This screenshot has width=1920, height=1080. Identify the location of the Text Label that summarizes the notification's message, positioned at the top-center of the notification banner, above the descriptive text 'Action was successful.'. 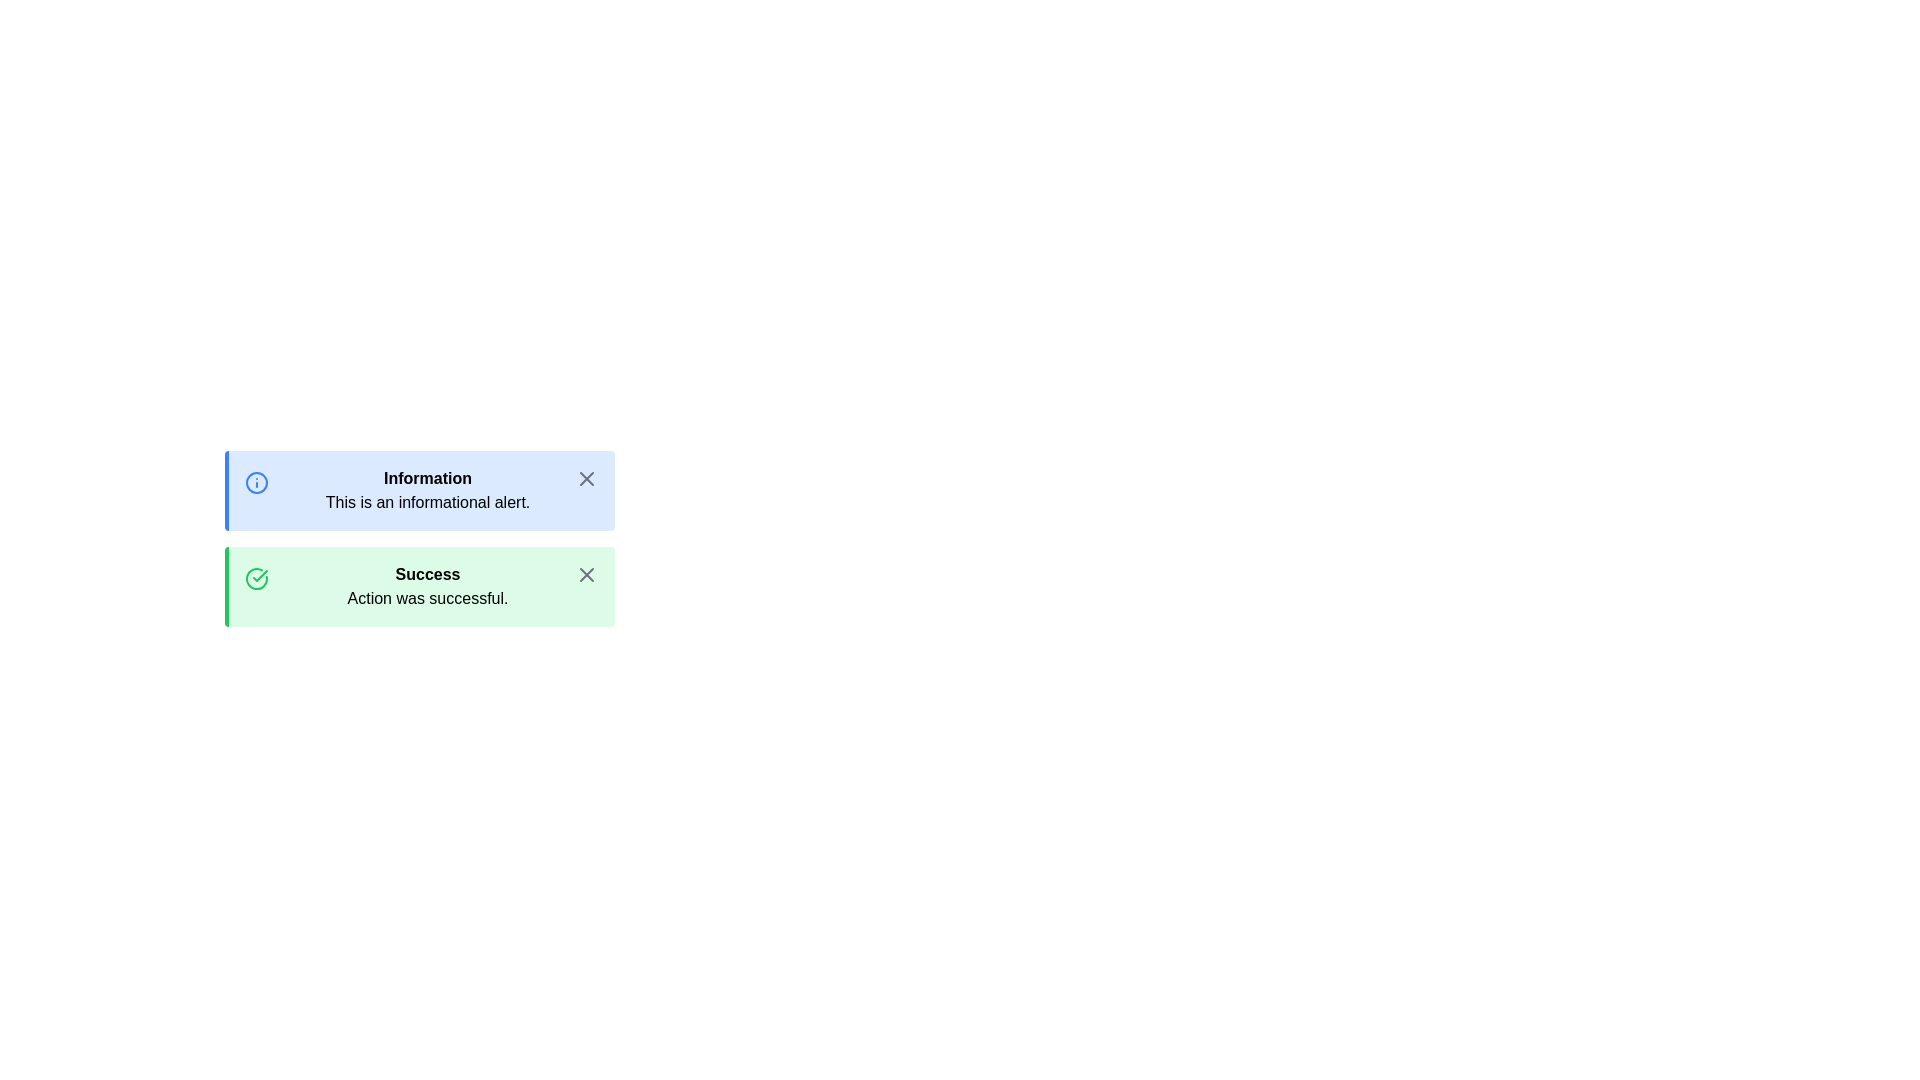
(426, 574).